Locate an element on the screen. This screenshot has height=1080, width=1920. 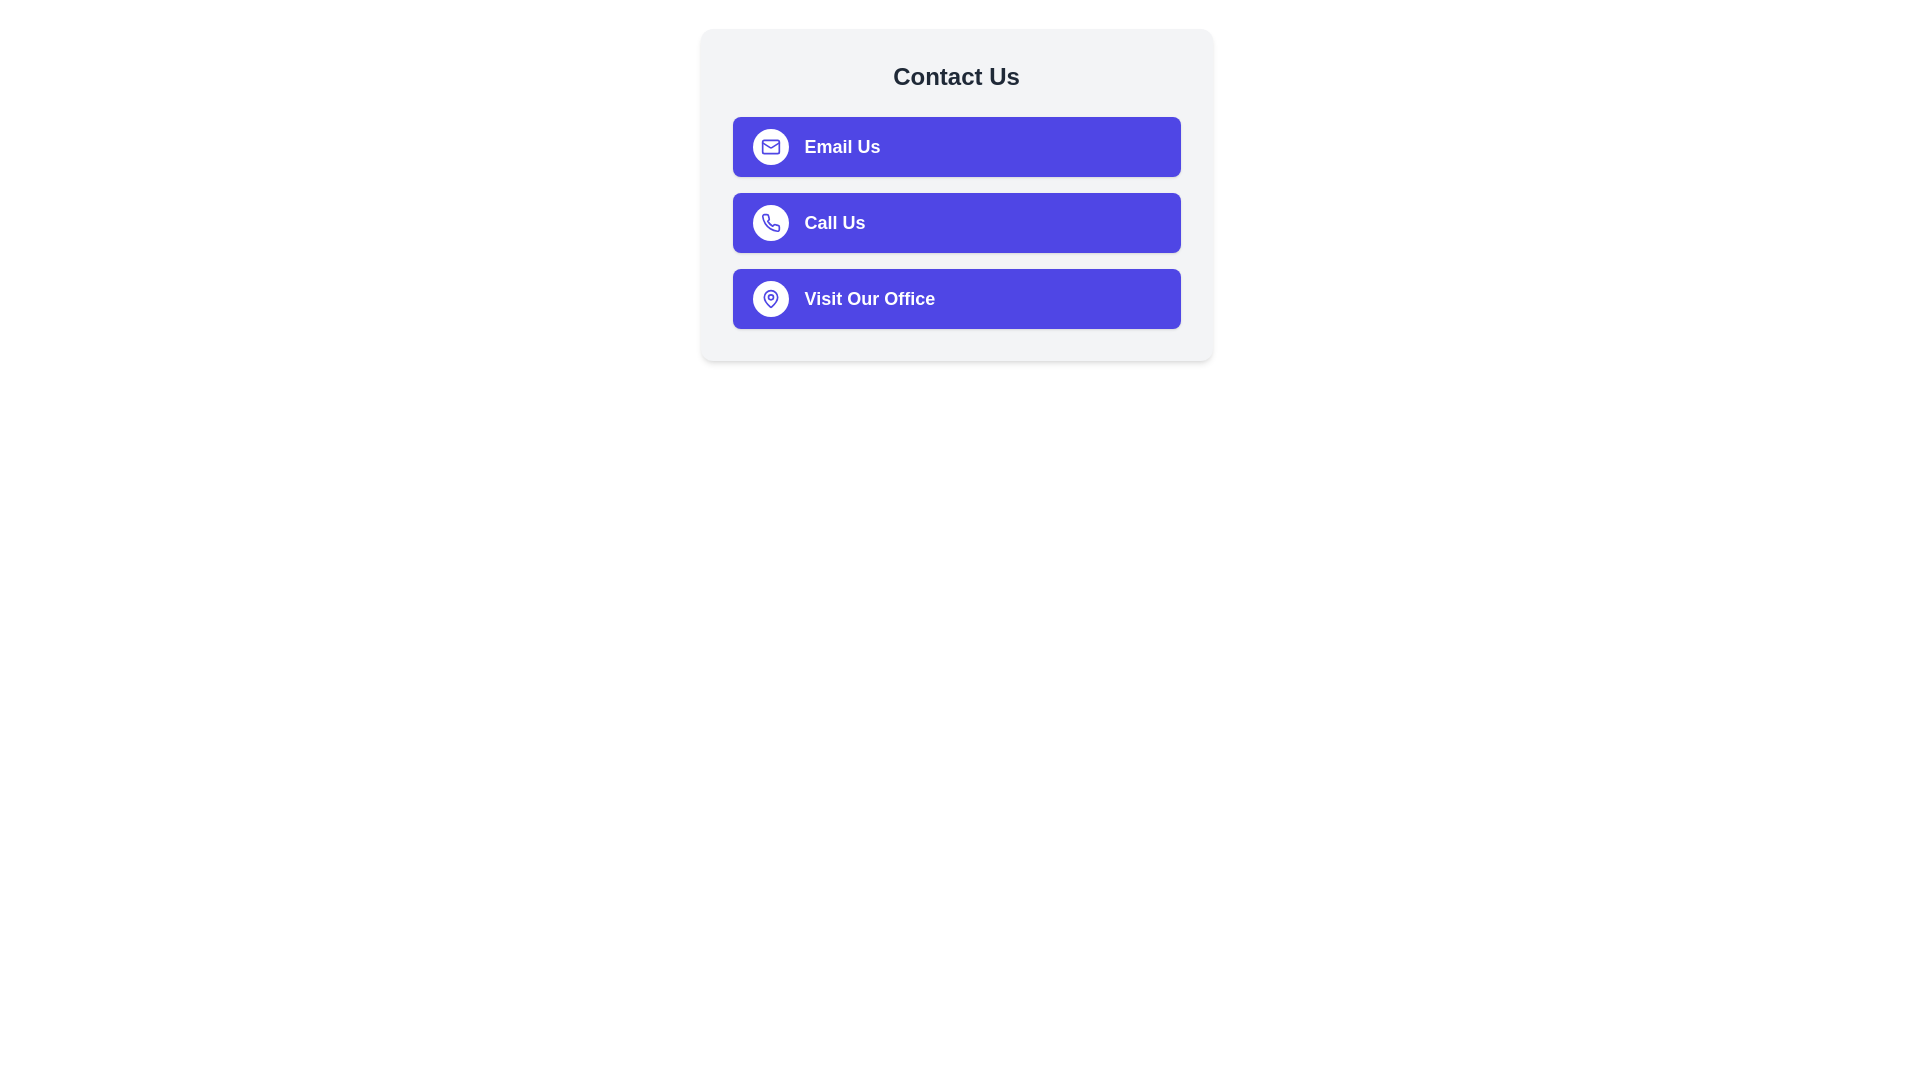
the 'Call Us' text label, which is bold and centrally placed on a blue button, the second button in a vertical stack of interactive elements is located at coordinates (835, 223).